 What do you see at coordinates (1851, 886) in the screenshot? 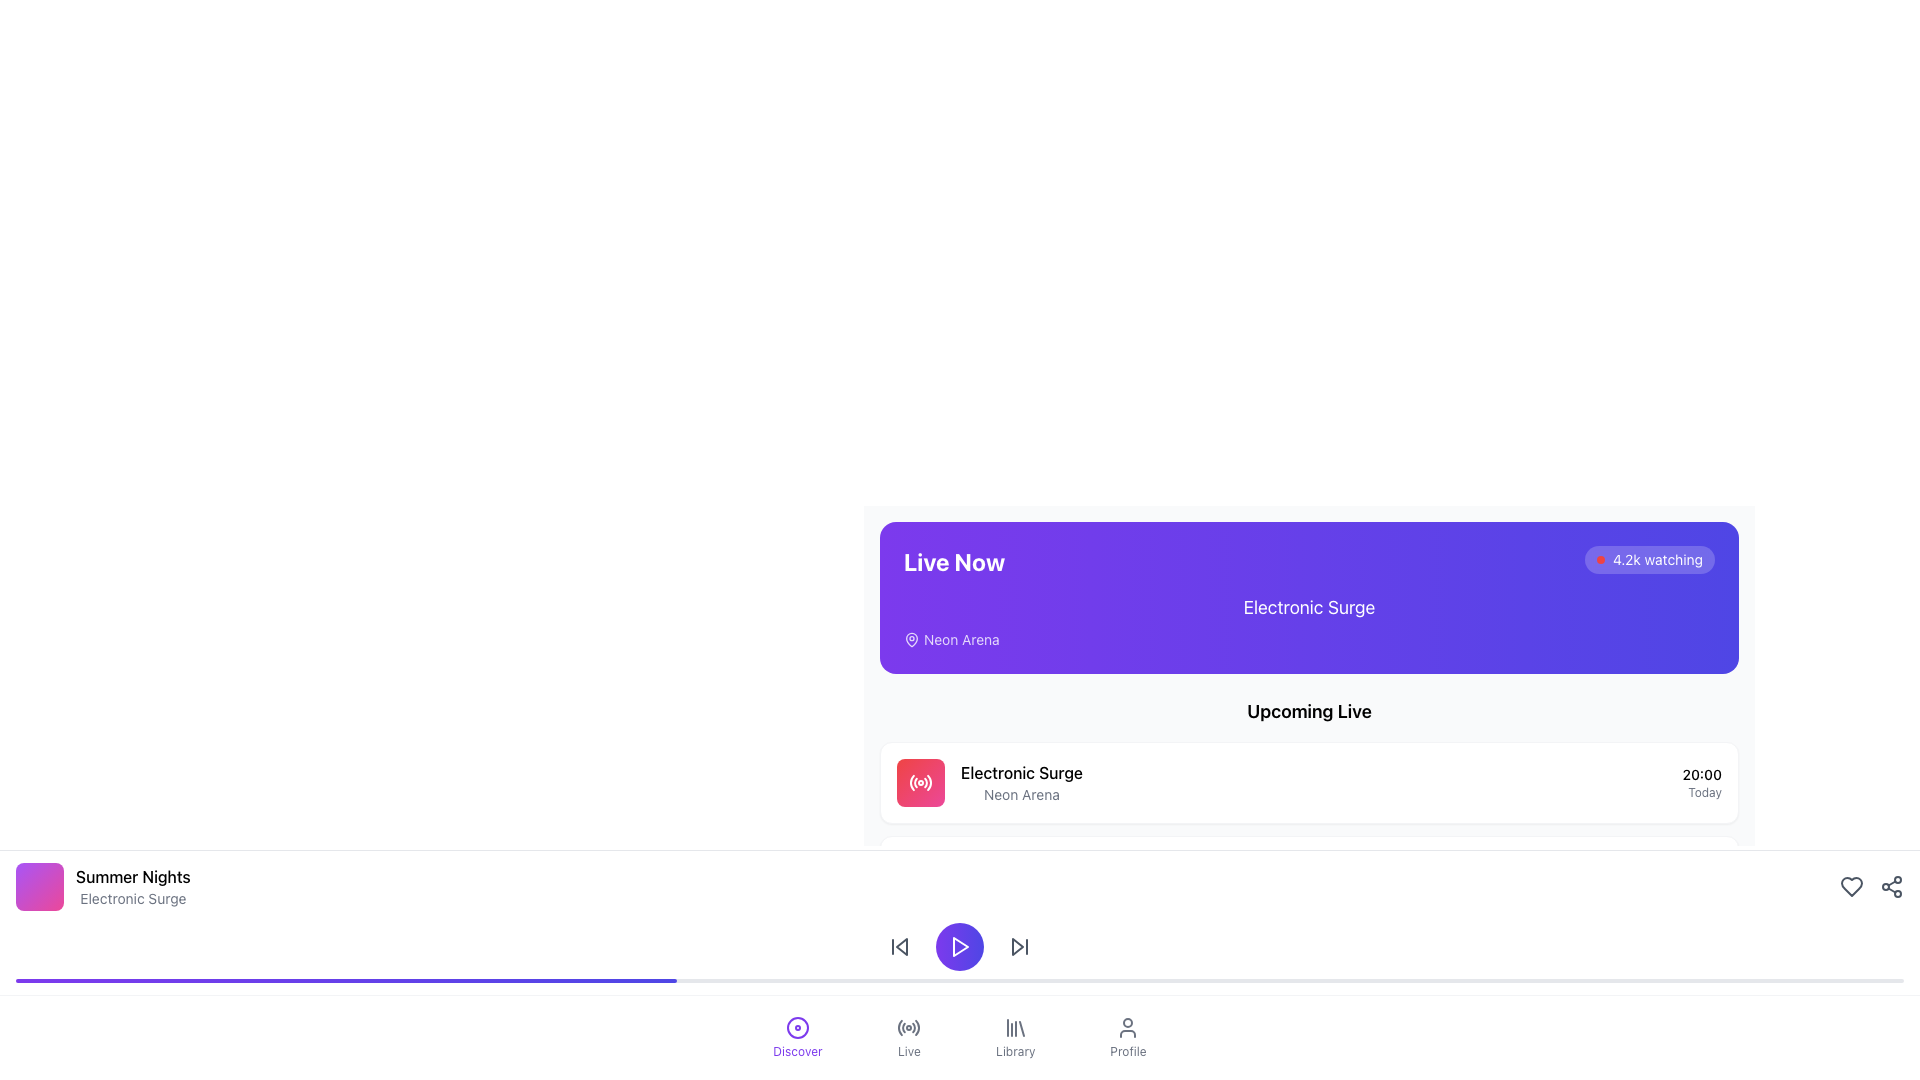
I see `the heart-shaped outline SVG icon located in the bottom-right corner of the interface, next to the sharing icon` at bounding box center [1851, 886].